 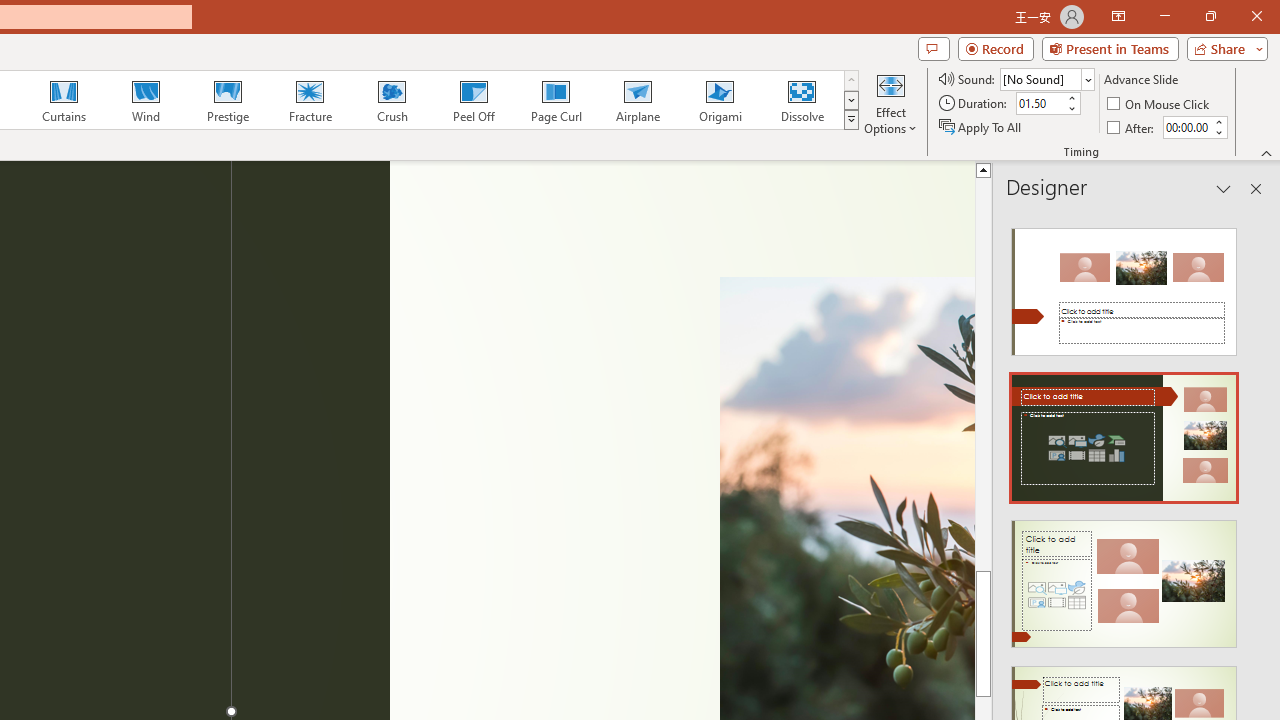 I want to click on 'Origami', so click(x=720, y=100).